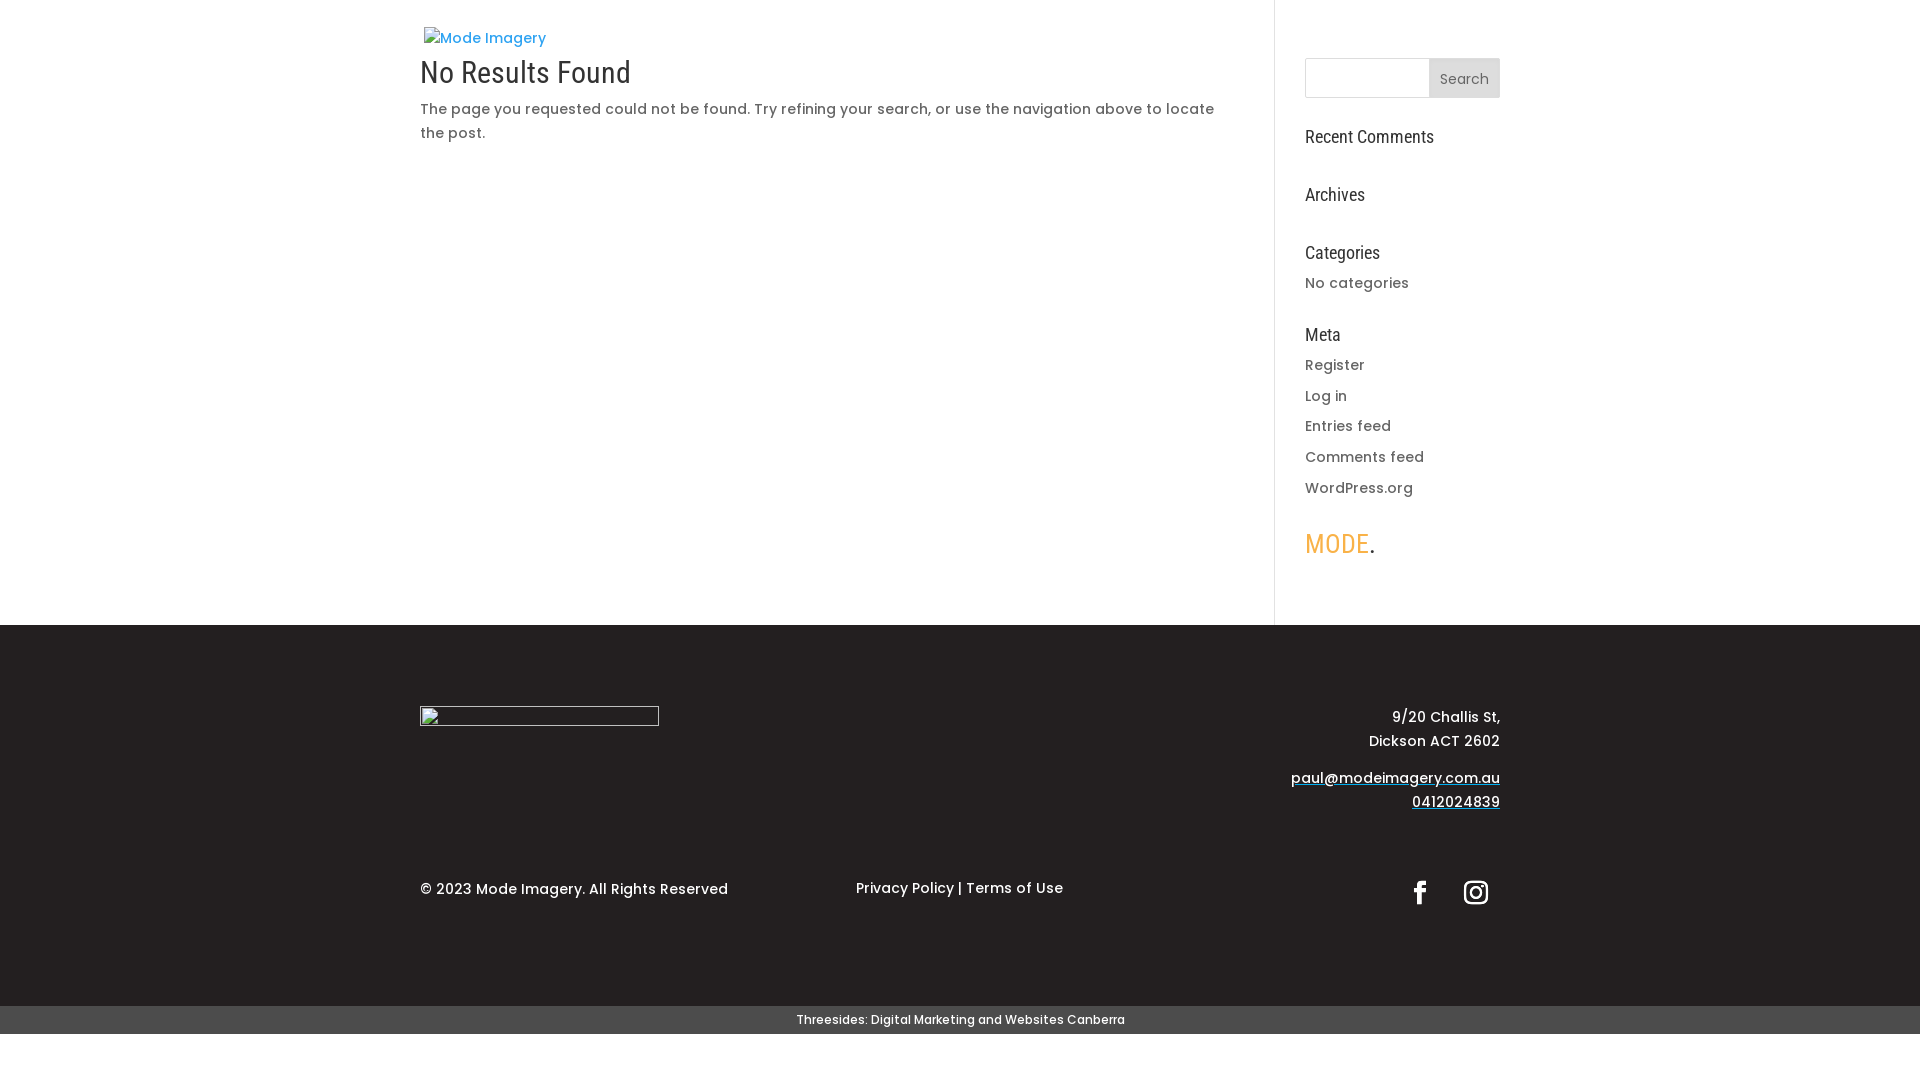 The height and width of the screenshot is (1080, 1920). What do you see at coordinates (1464, 76) in the screenshot?
I see `'Search'` at bounding box center [1464, 76].